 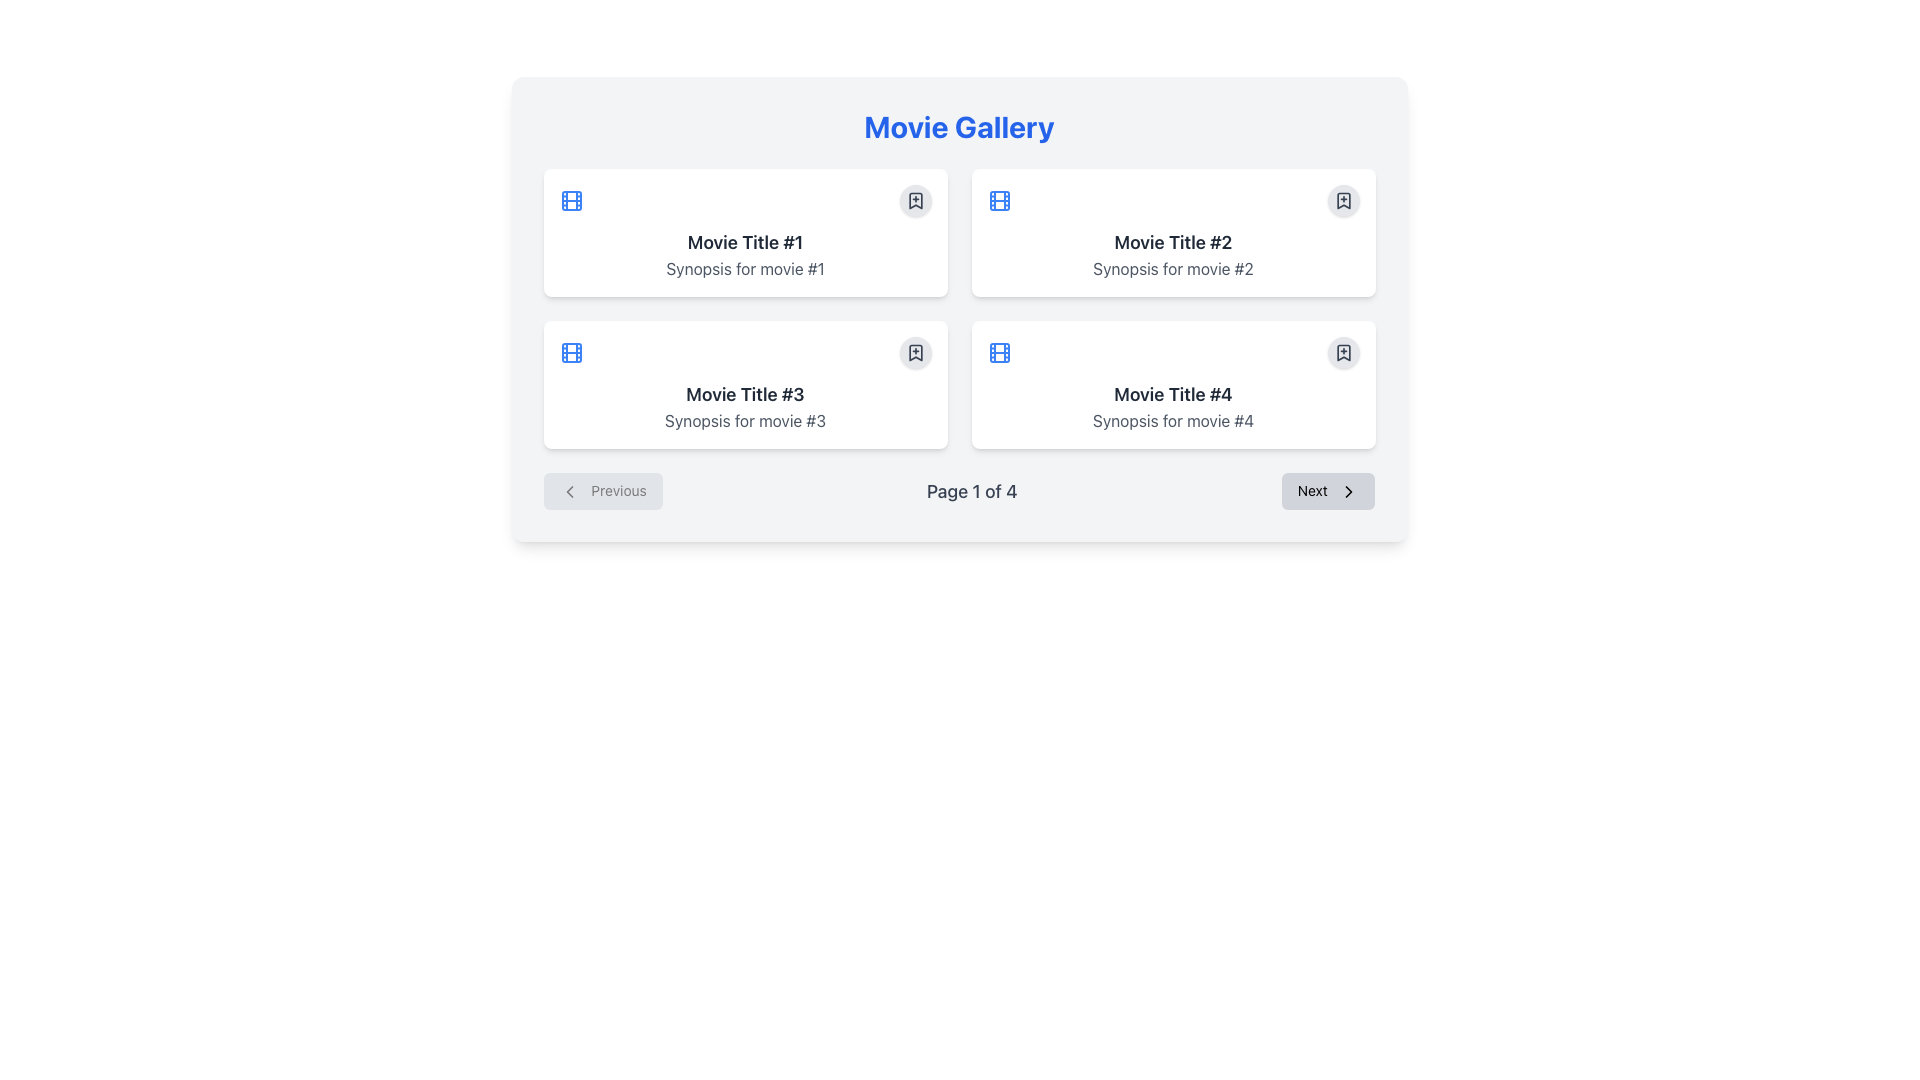 What do you see at coordinates (1173, 419) in the screenshot?
I see `the text element displaying 'Synopsis for movie #4' located under the header 'Movie Title #4' in the lower-right card of the movie details grid` at bounding box center [1173, 419].